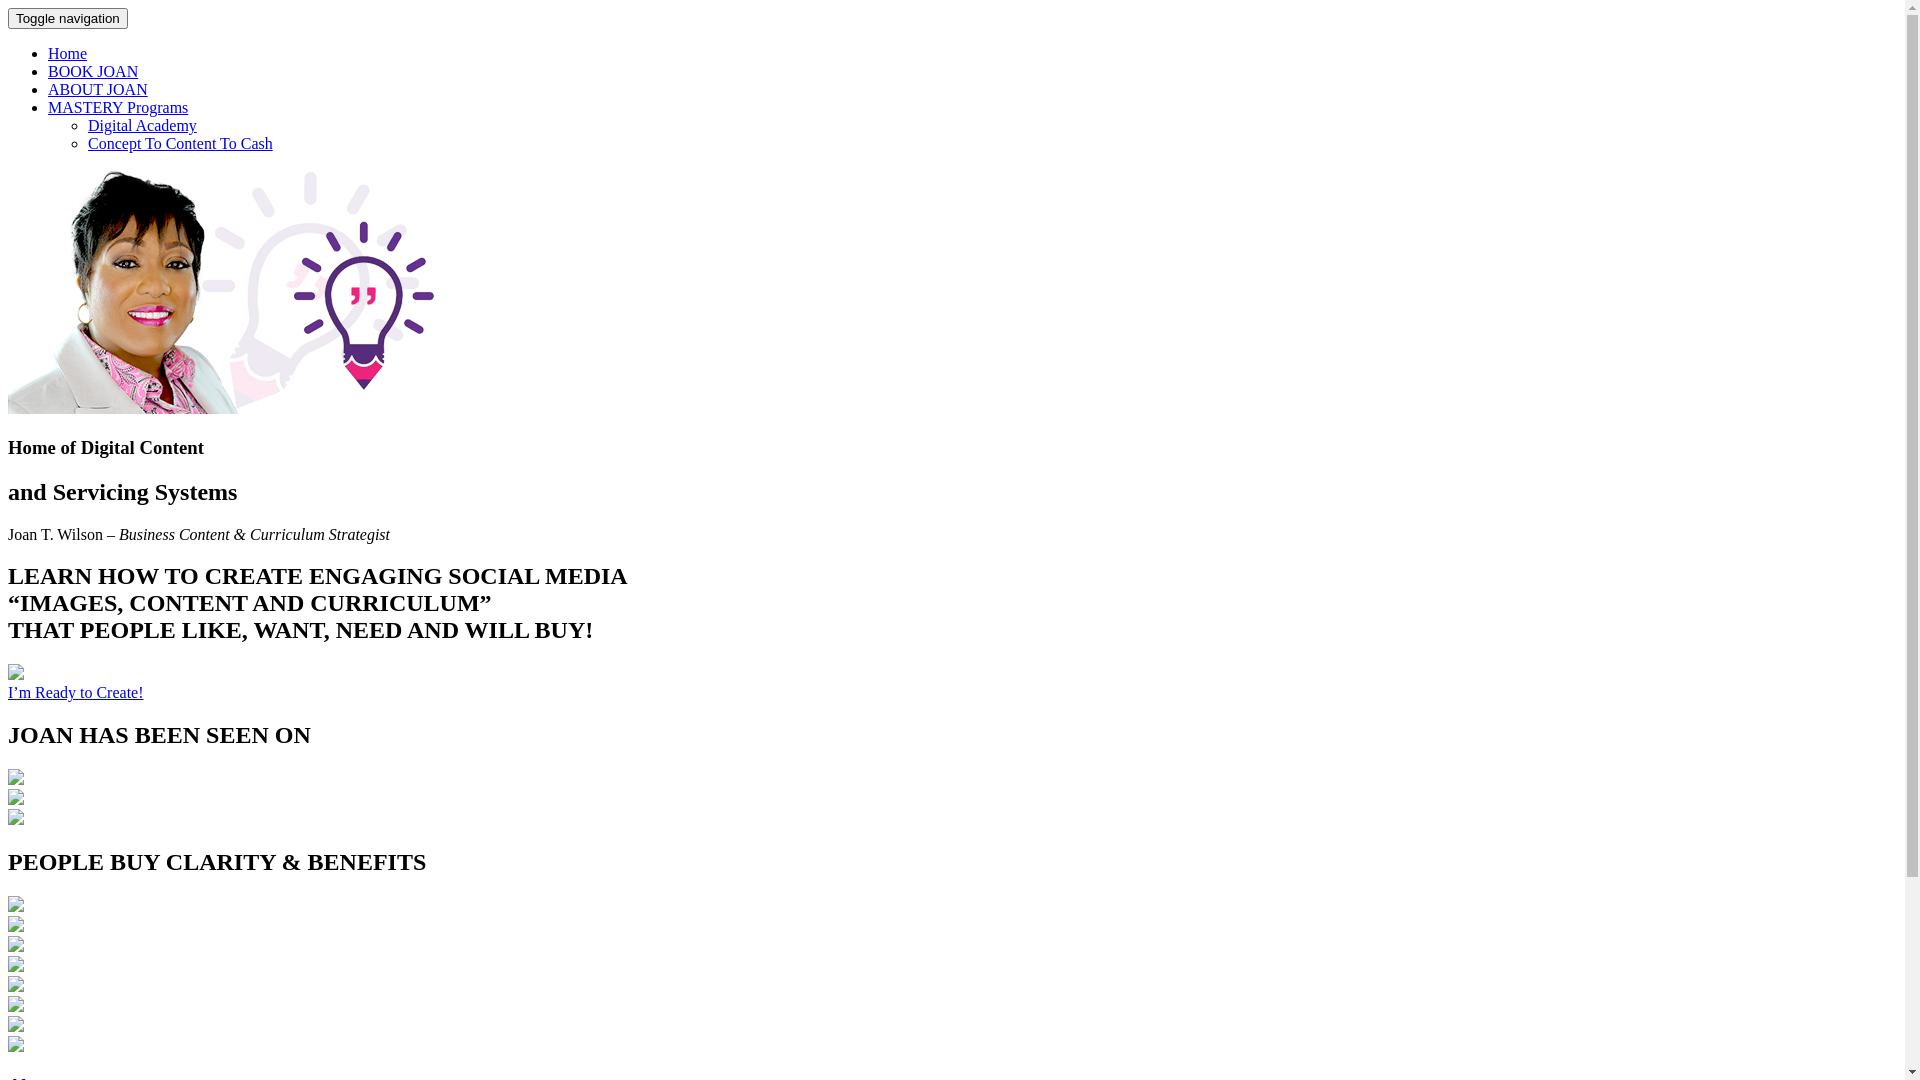  Describe the element at coordinates (141, 125) in the screenshot. I see `'Digital Academy'` at that location.